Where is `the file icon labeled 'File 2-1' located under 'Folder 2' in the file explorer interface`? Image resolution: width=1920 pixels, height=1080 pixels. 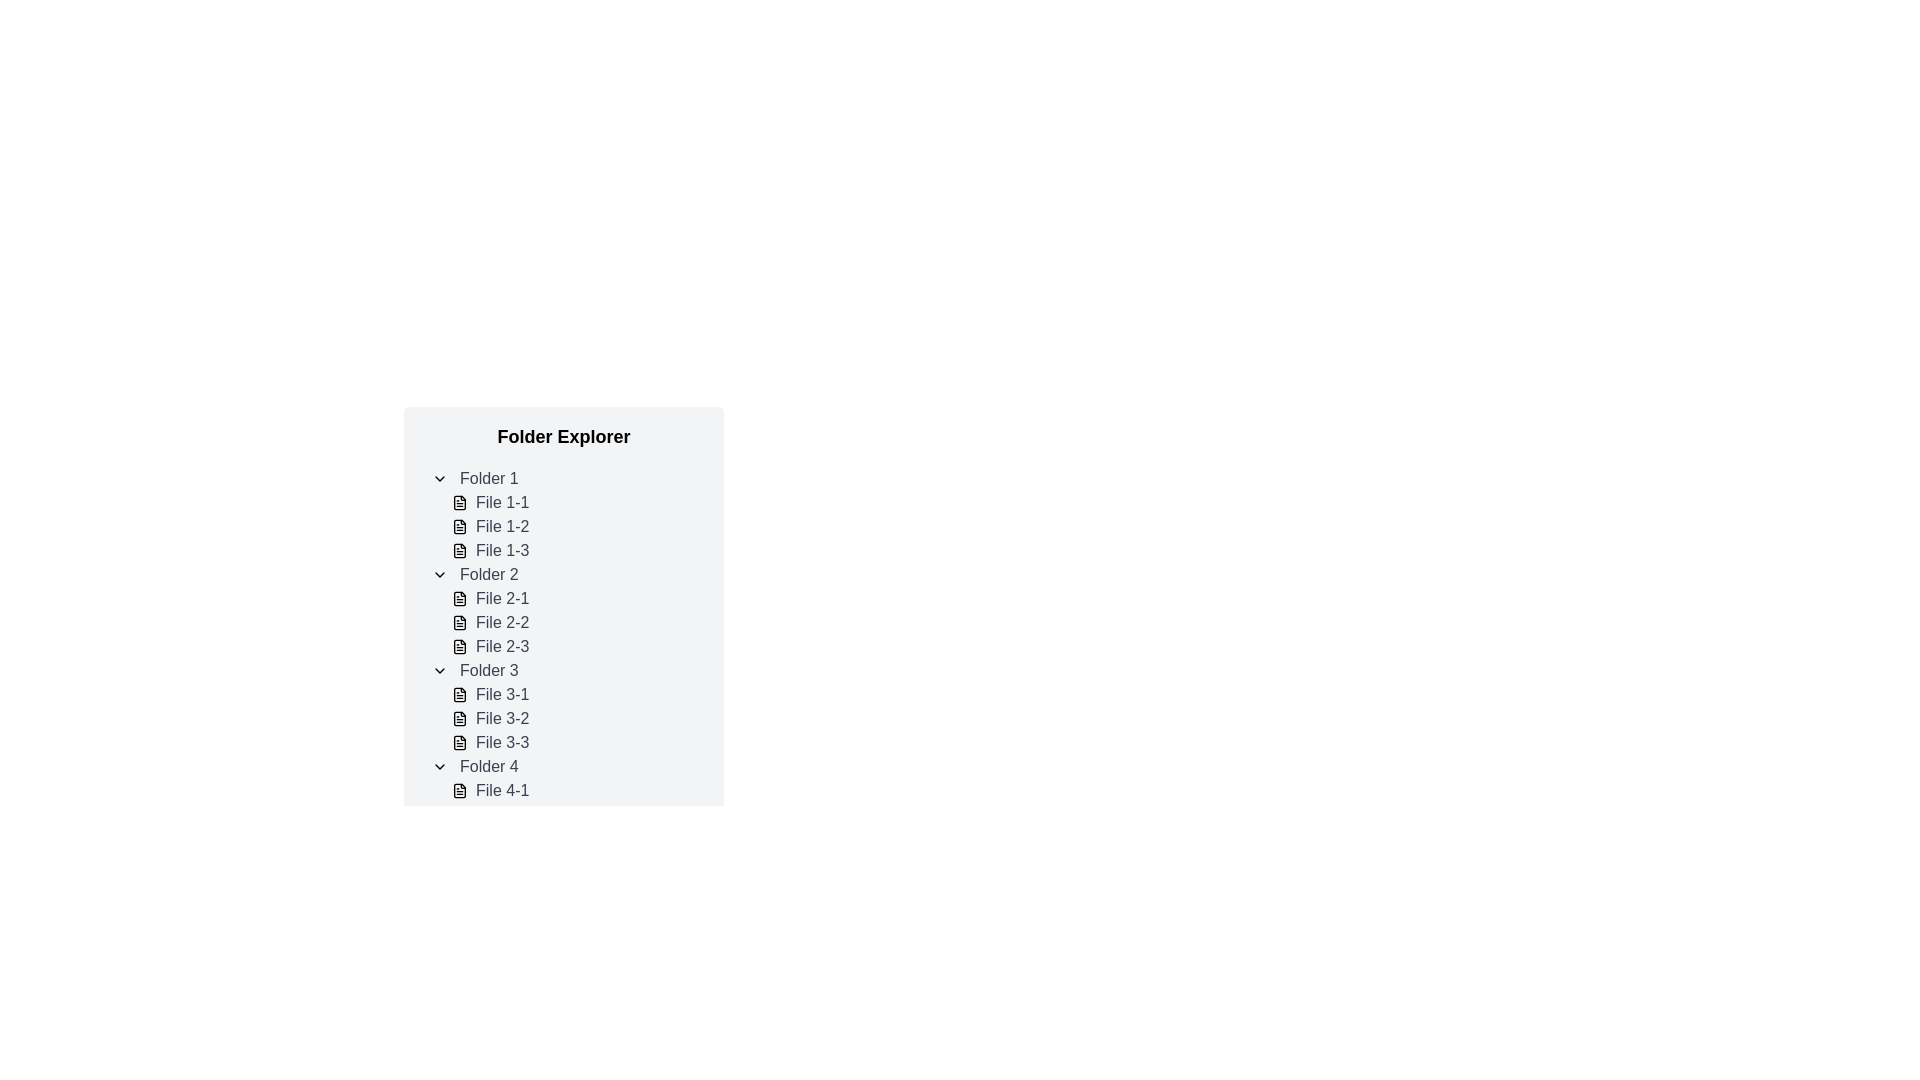
the file icon labeled 'File 2-1' located under 'Folder 2' in the file explorer interface is located at coordinates (459, 597).